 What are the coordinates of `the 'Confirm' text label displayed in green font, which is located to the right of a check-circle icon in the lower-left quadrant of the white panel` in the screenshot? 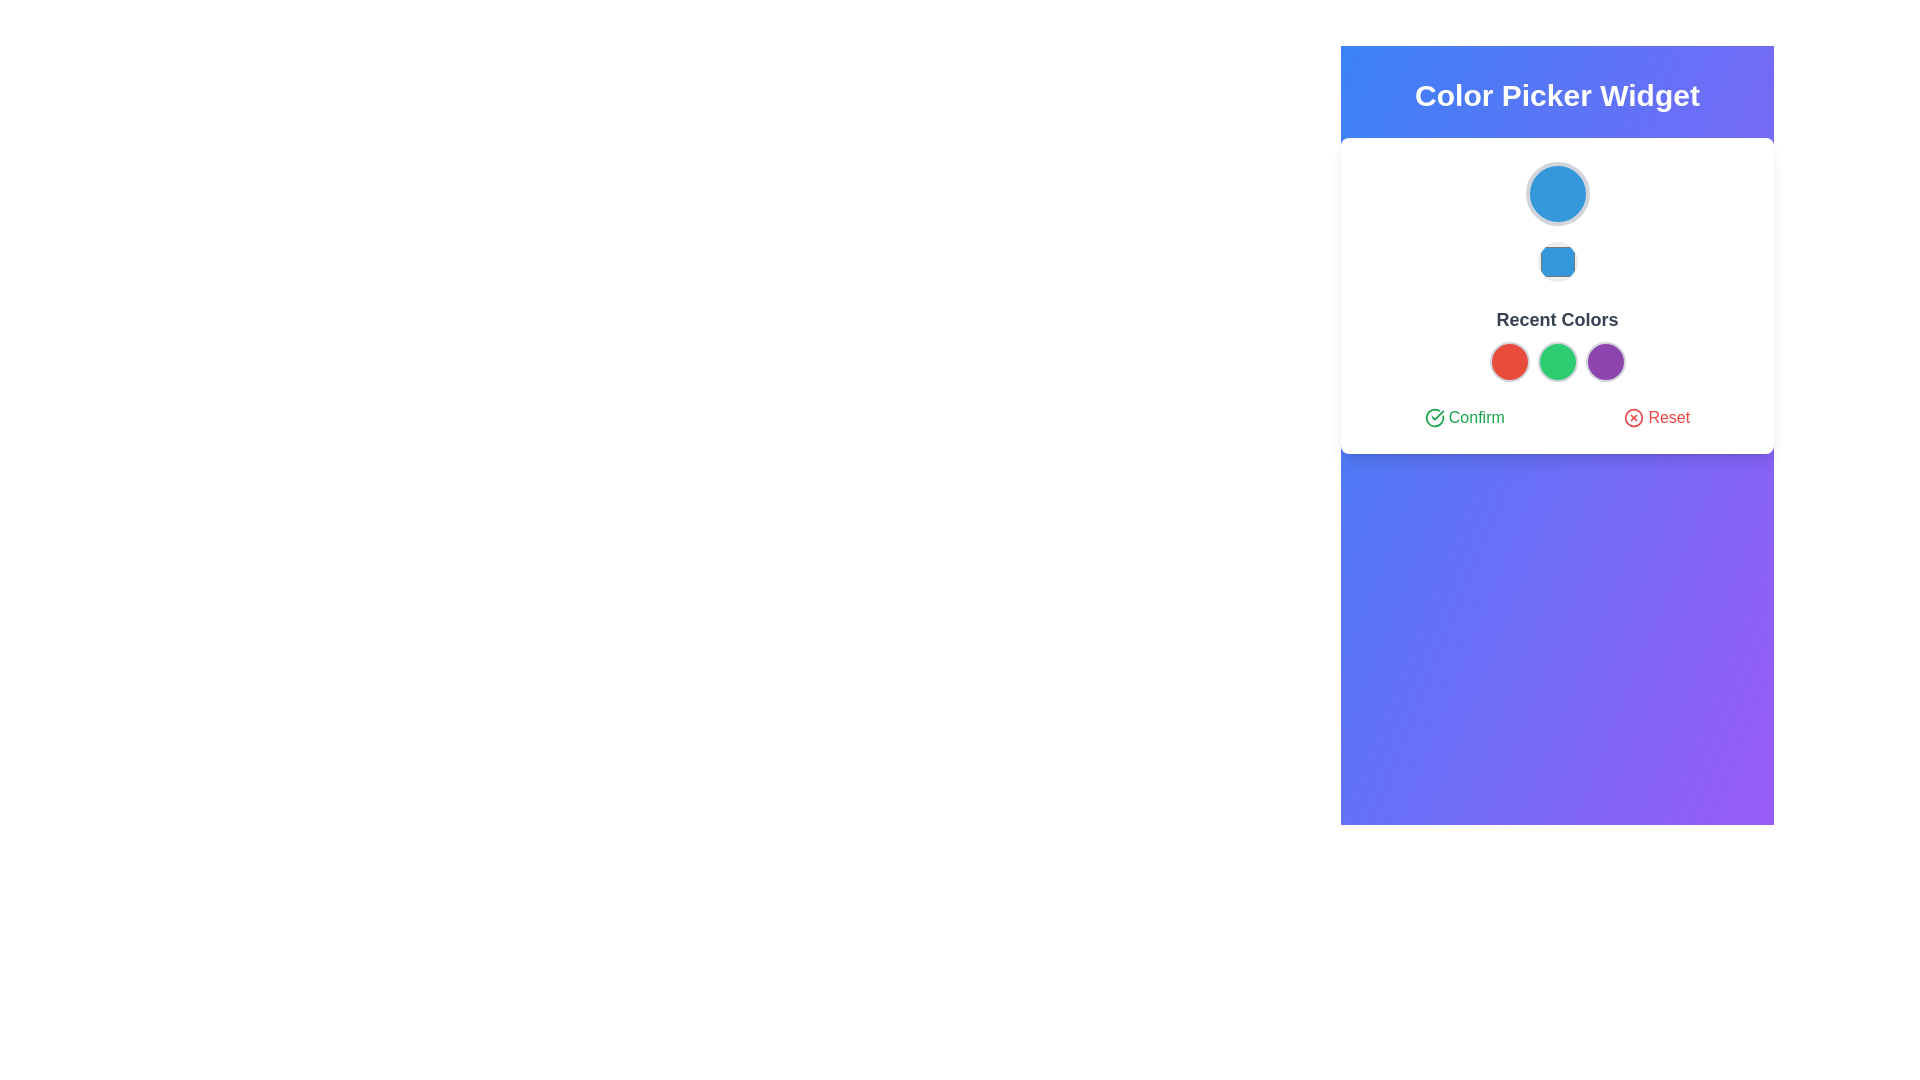 It's located at (1476, 416).